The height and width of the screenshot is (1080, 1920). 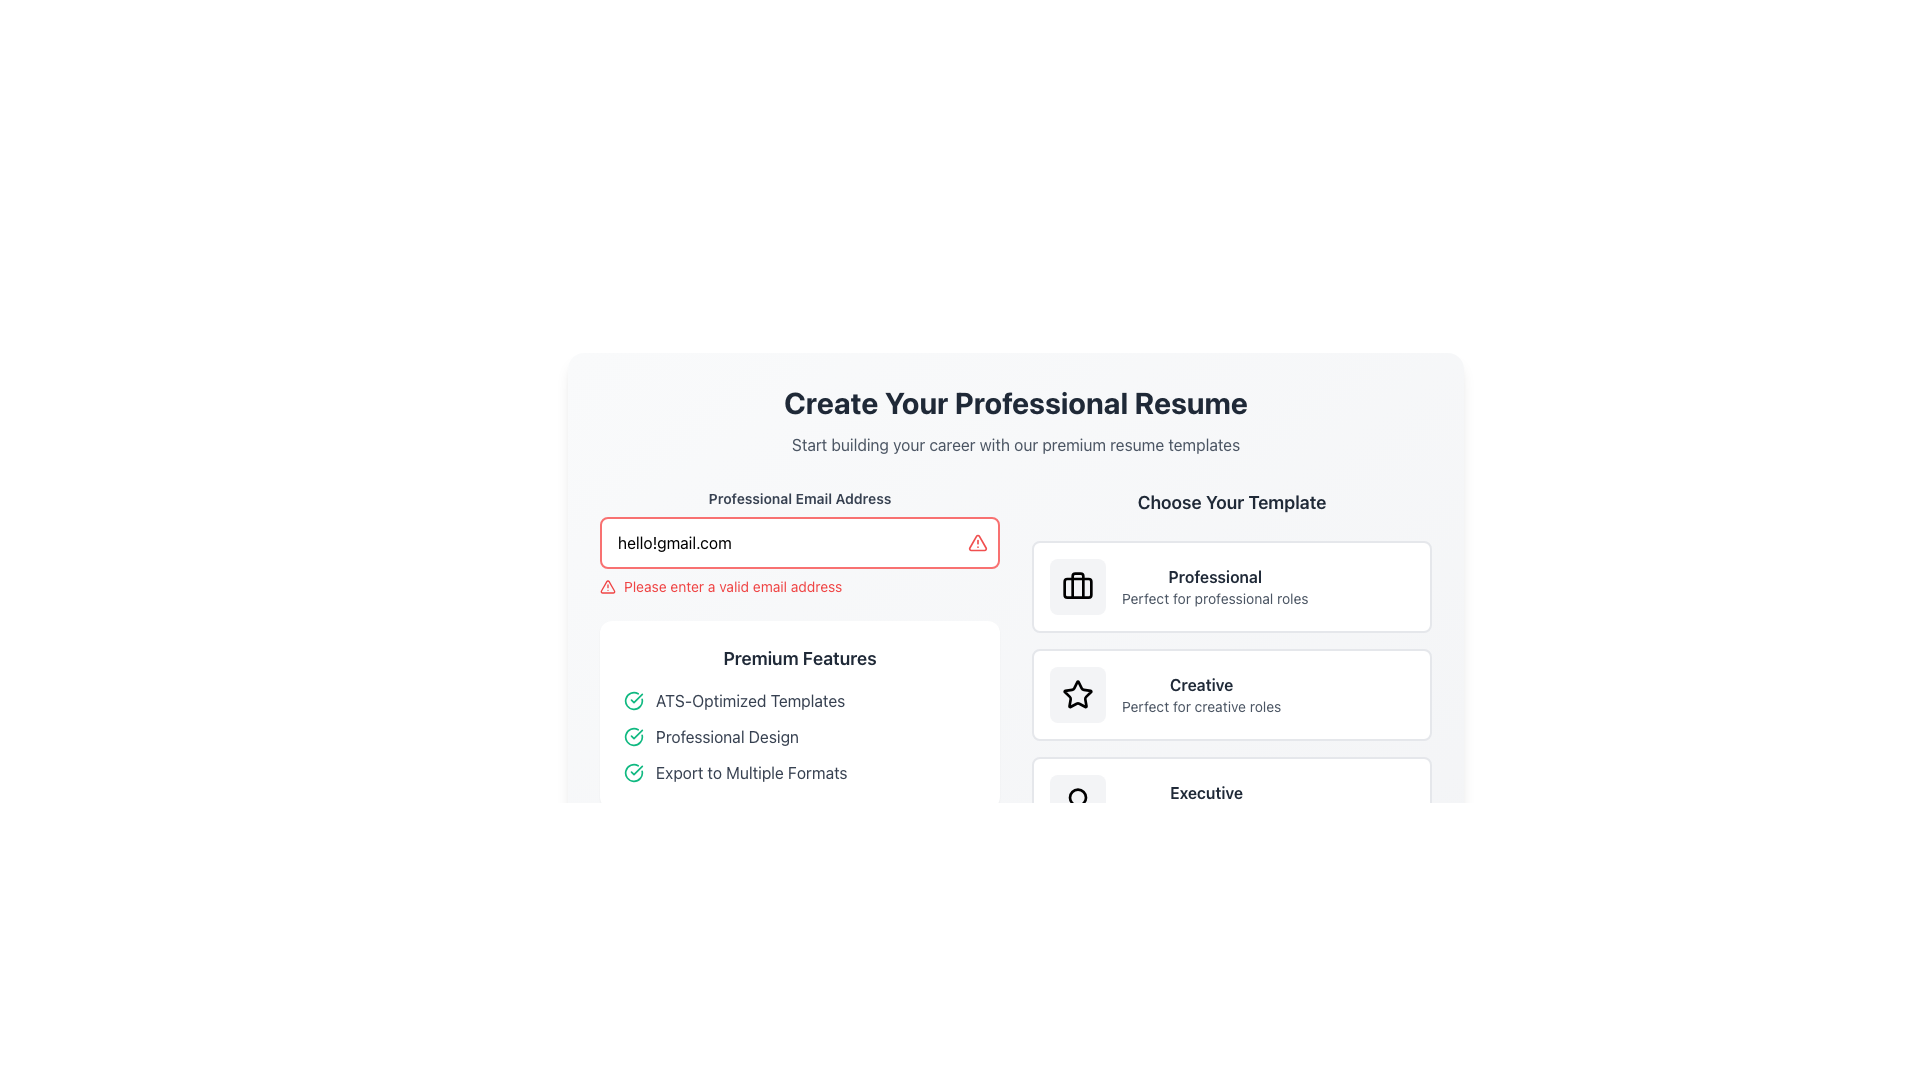 I want to click on the 'ATS-Optimized Templates' text or the accompanying checkmark icon located in the 'Premium Features' section, which is the first entry in the list of features, so click(x=800, y=700).